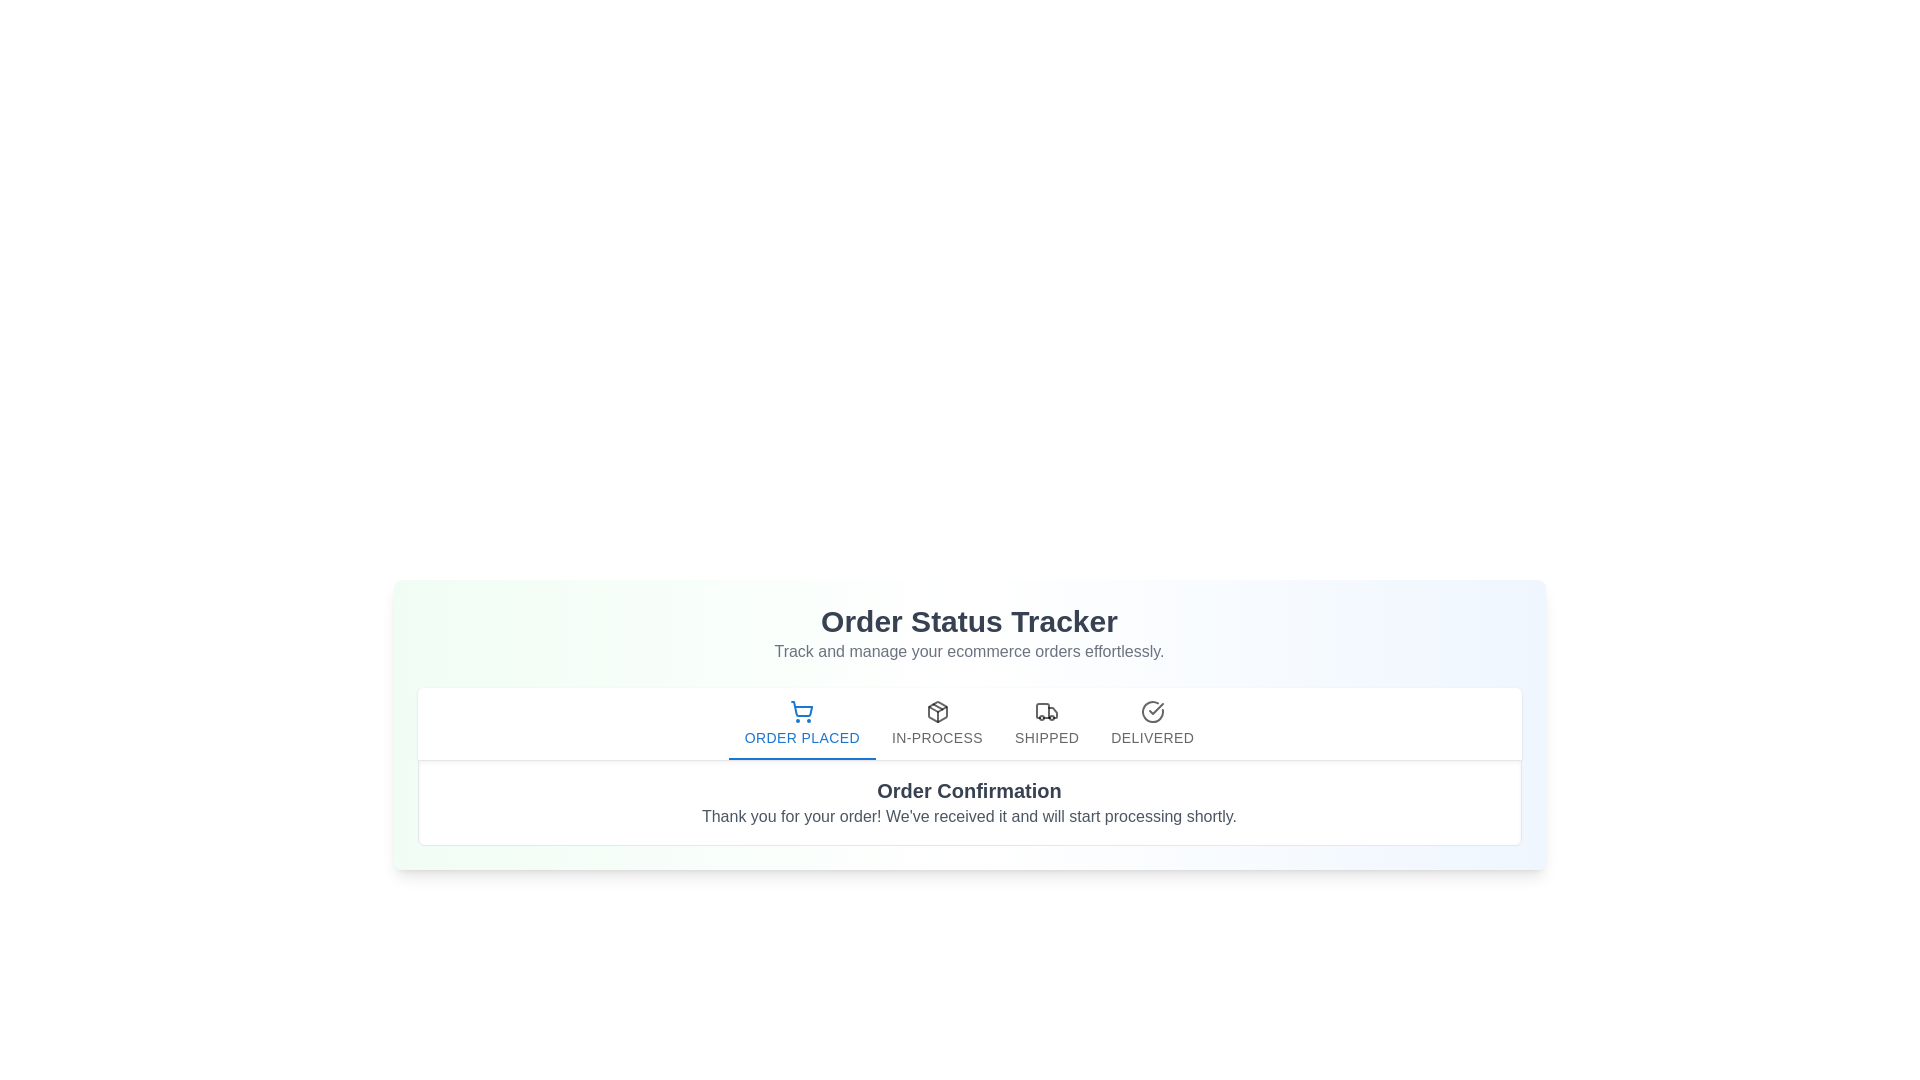 This screenshot has height=1080, width=1920. Describe the element at coordinates (969, 817) in the screenshot. I see `the text block that contains the message: 'Thank you for your order! We've received it and will start processing shortly.' positioned beneath the 'Order Confirmation' heading` at that location.